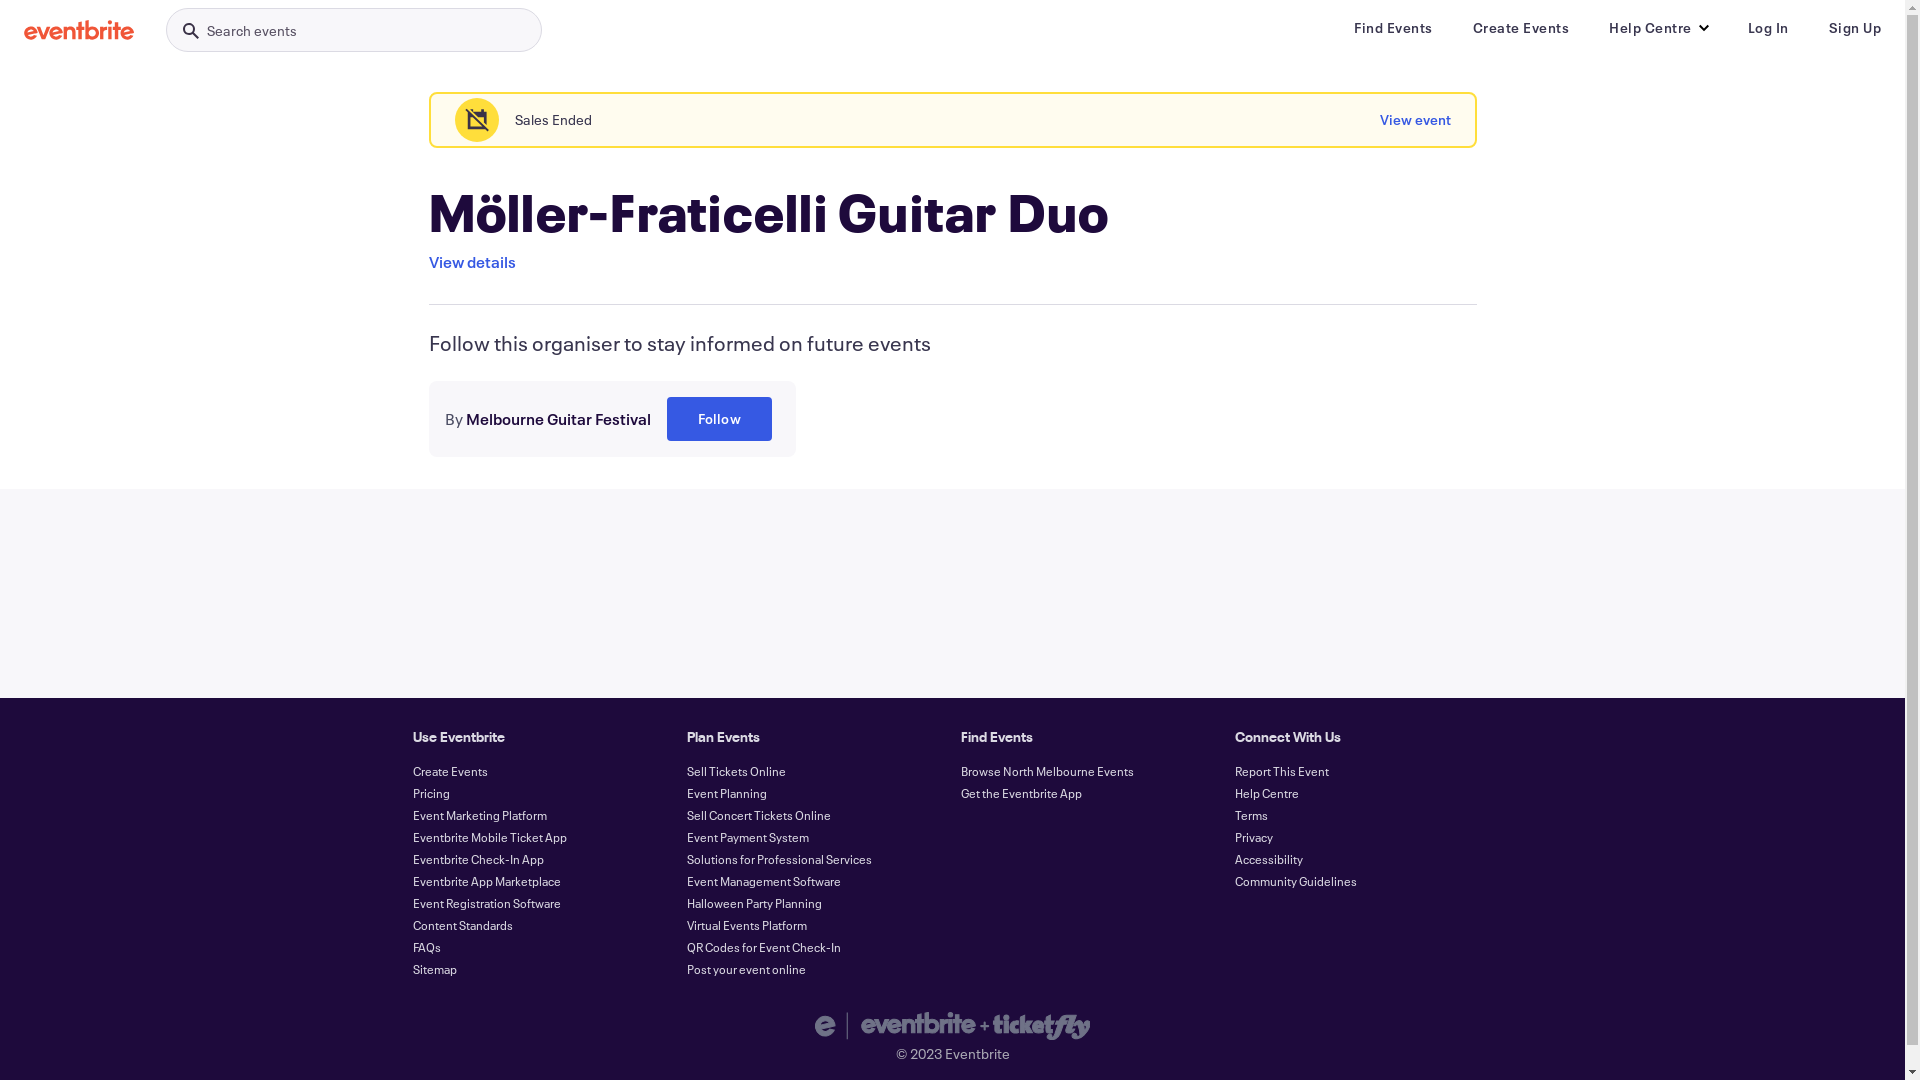  Describe the element at coordinates (777, 858) in the screenshot. I see `'Solutions for Professional Services'` at that location.